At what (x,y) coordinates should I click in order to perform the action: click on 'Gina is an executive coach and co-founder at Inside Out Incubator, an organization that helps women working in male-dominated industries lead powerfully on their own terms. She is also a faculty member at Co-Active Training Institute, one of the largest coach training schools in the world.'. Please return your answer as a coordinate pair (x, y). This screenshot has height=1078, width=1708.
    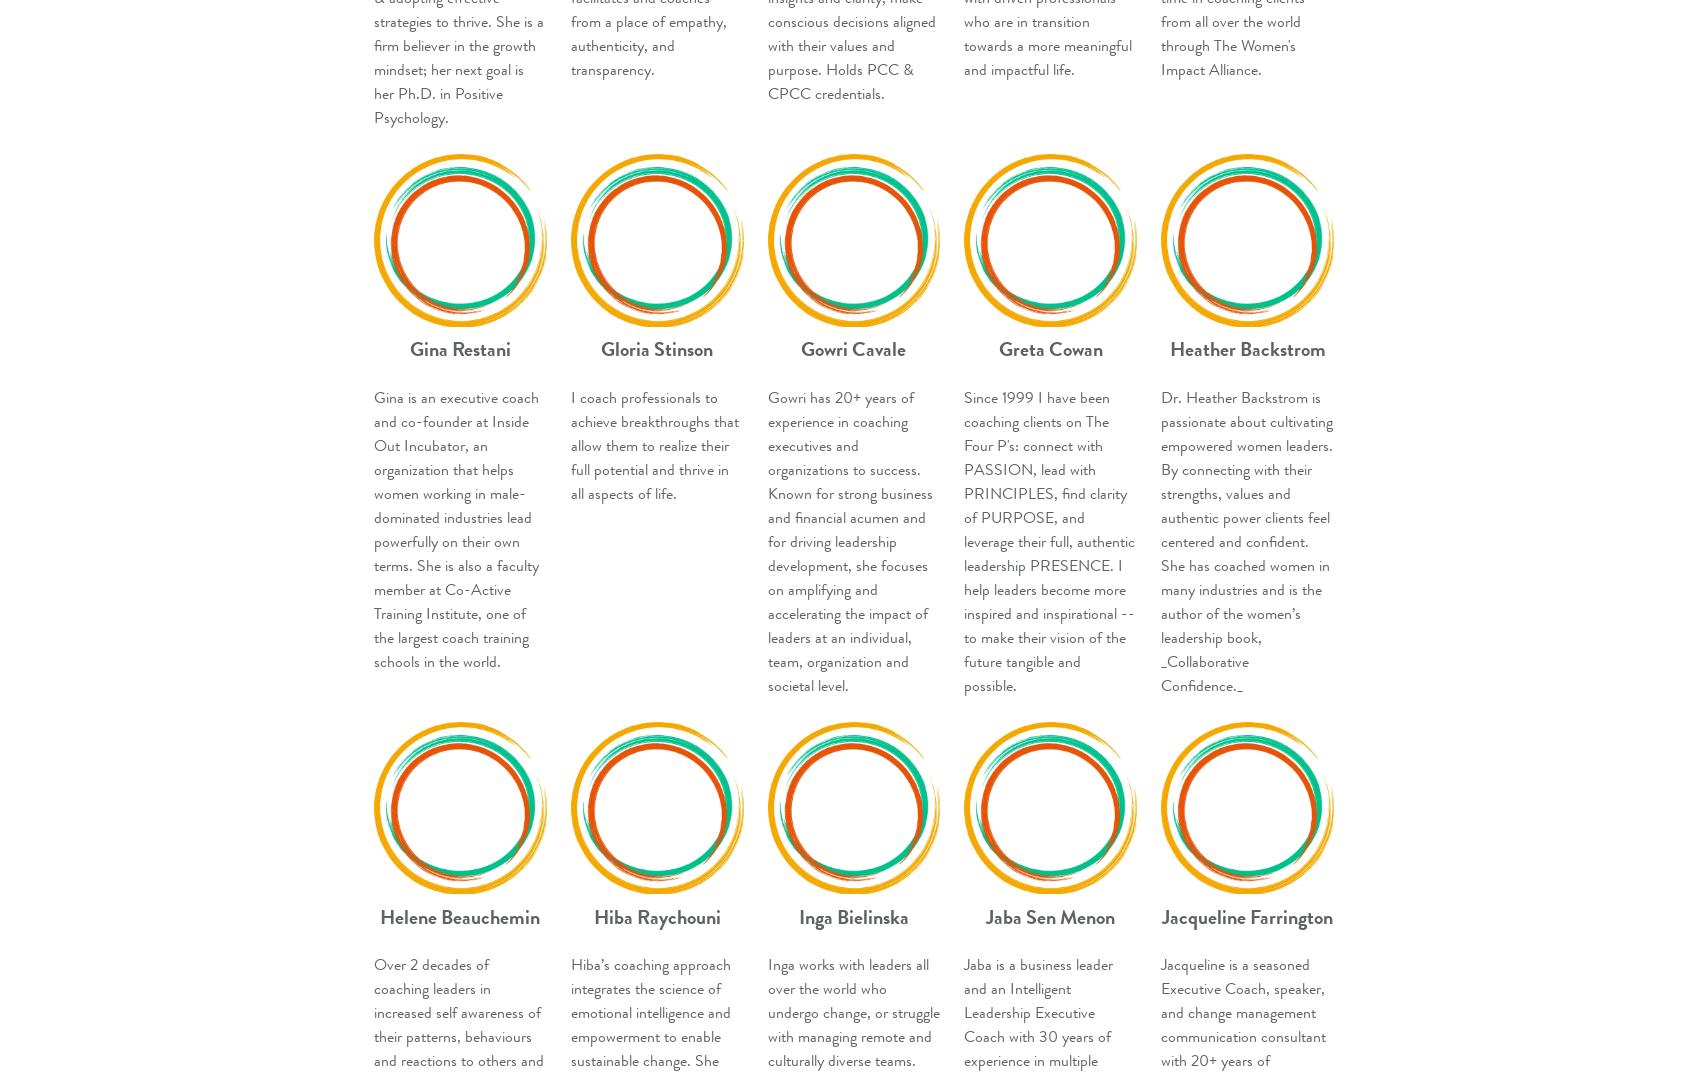
    Looking at the image, I should click on (456, 528).